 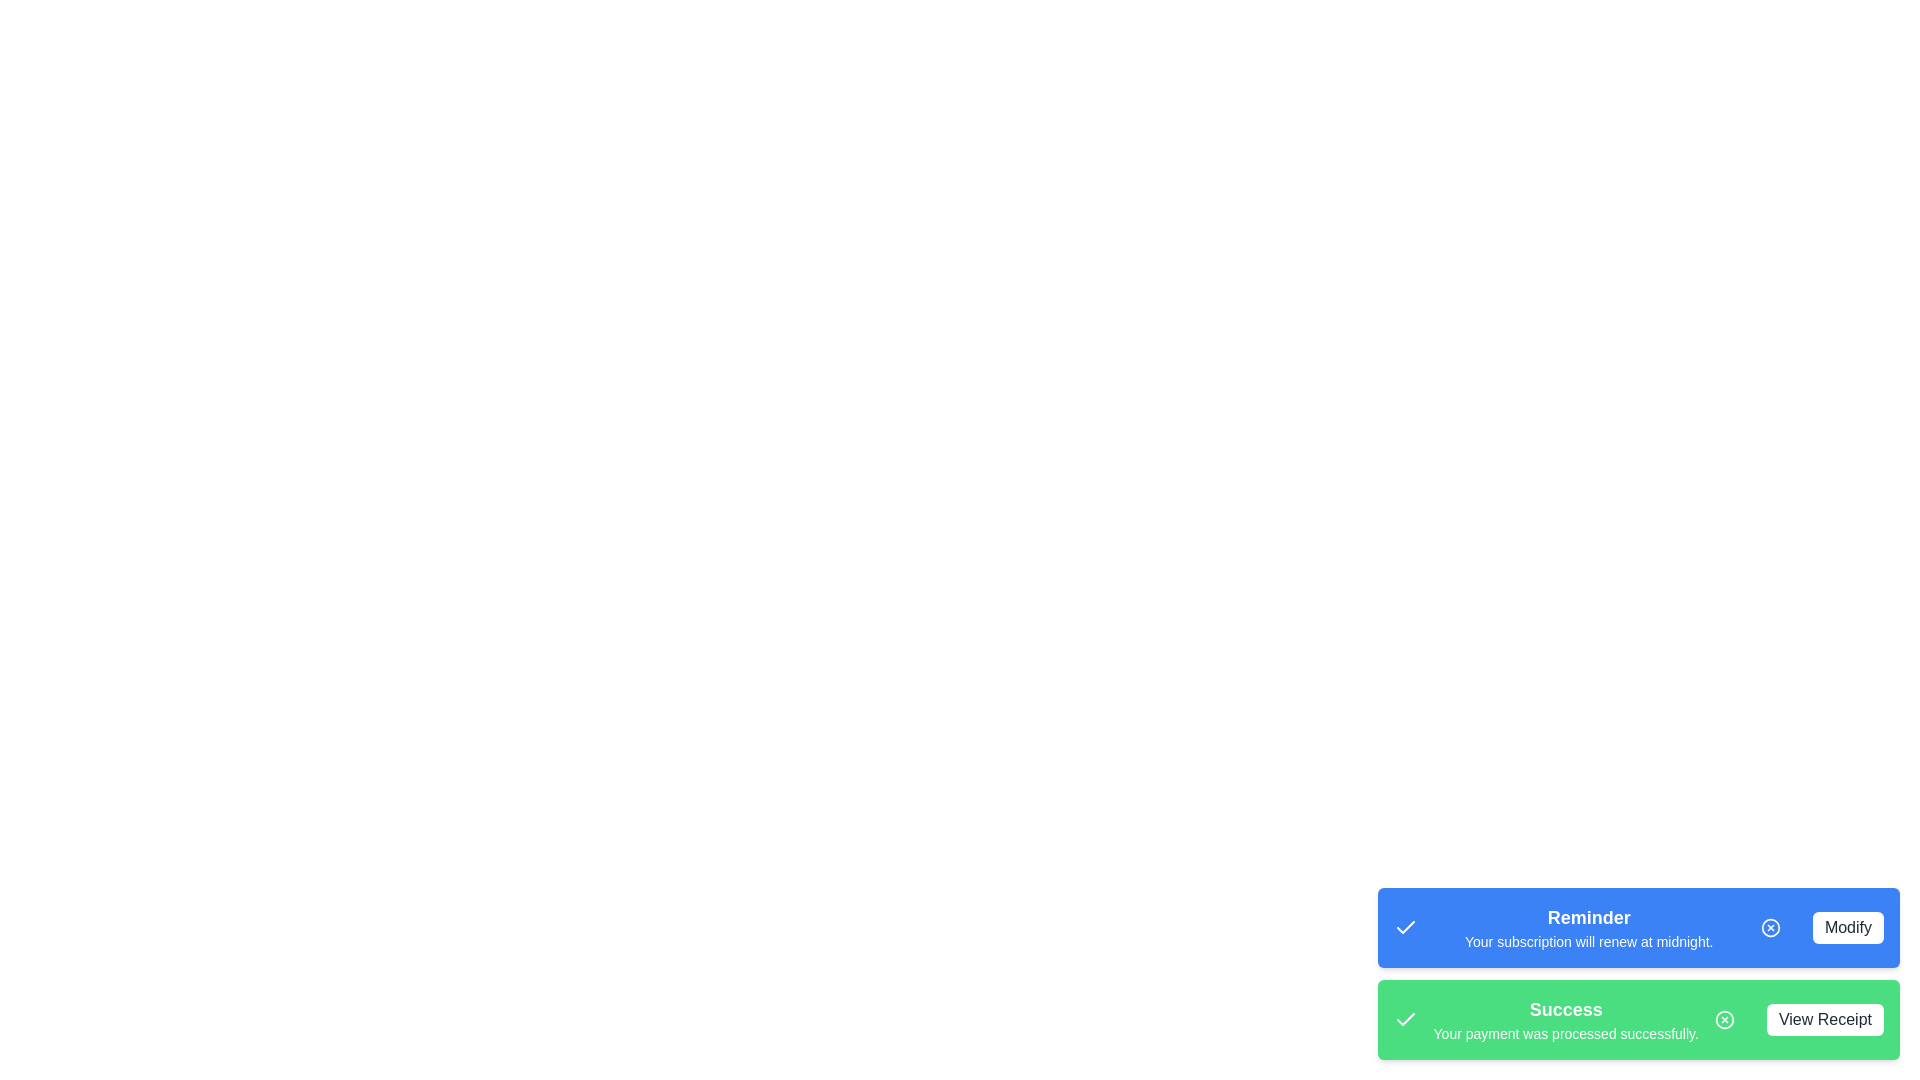 What do you see at coordinates (1564, 1019) in the screenshot?
I see `the text content of the snackbar message Success` at bounding box center [1564, 1019].